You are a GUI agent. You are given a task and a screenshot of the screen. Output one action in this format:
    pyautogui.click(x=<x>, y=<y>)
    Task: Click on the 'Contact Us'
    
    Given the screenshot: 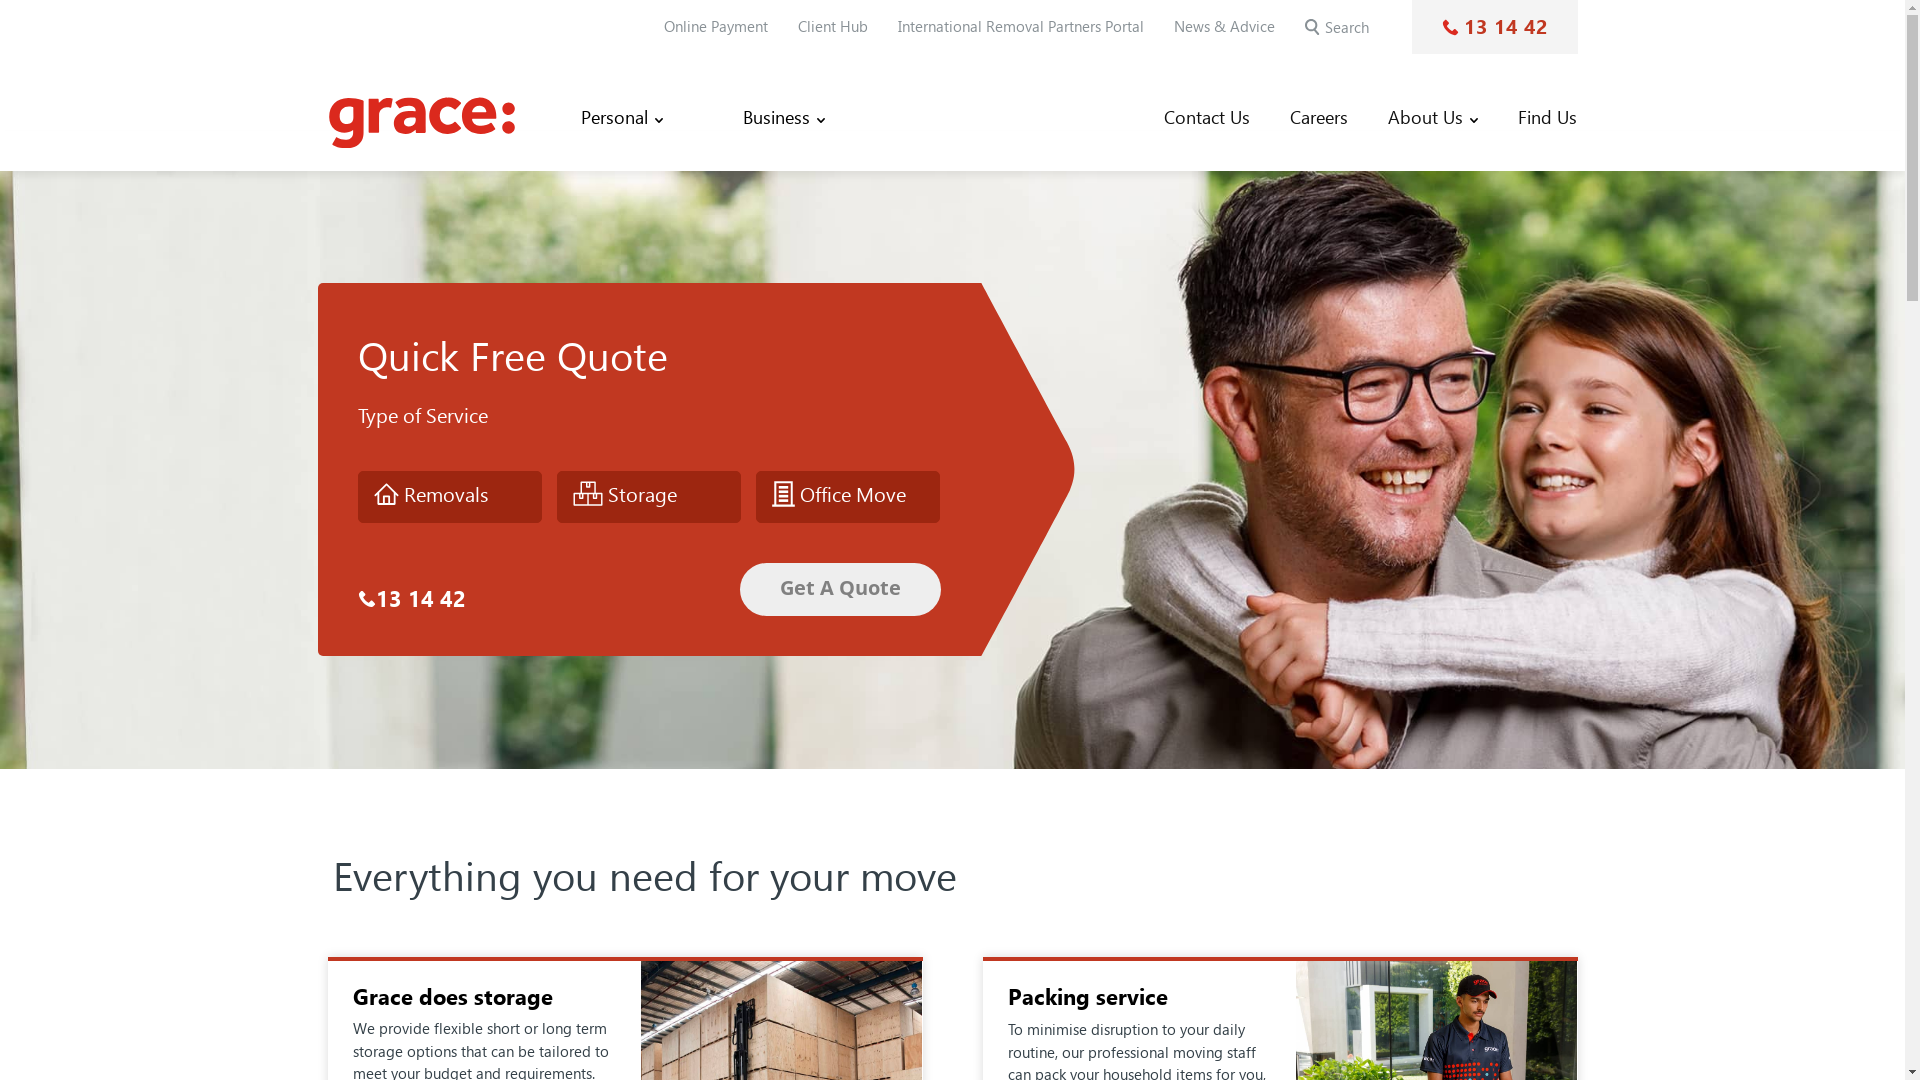 What is the action you would take?
    pyautogui.click(x=1205, y=117)
    